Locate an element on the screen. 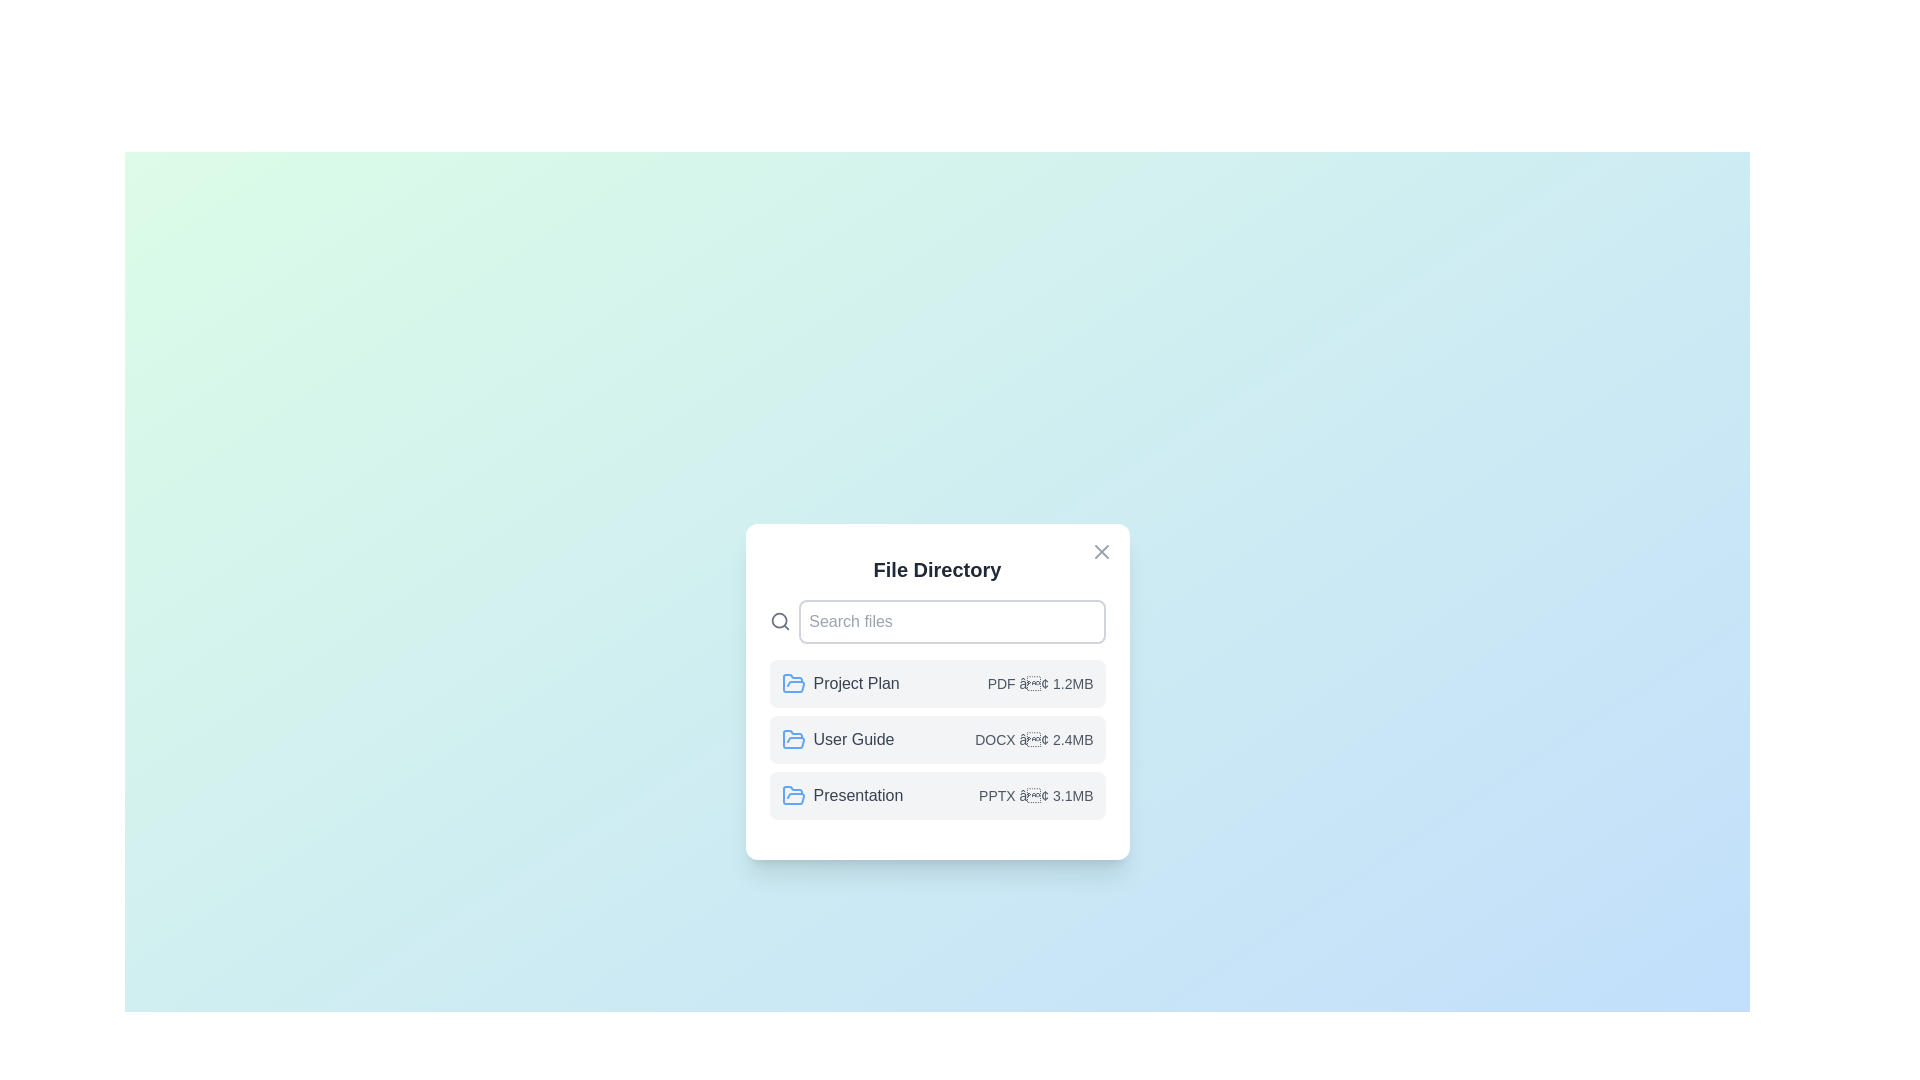 Image resolution: width=1920 pixels, height=1080 pixels. the file entry User Guide to select it is located at coordinates (936, 740).